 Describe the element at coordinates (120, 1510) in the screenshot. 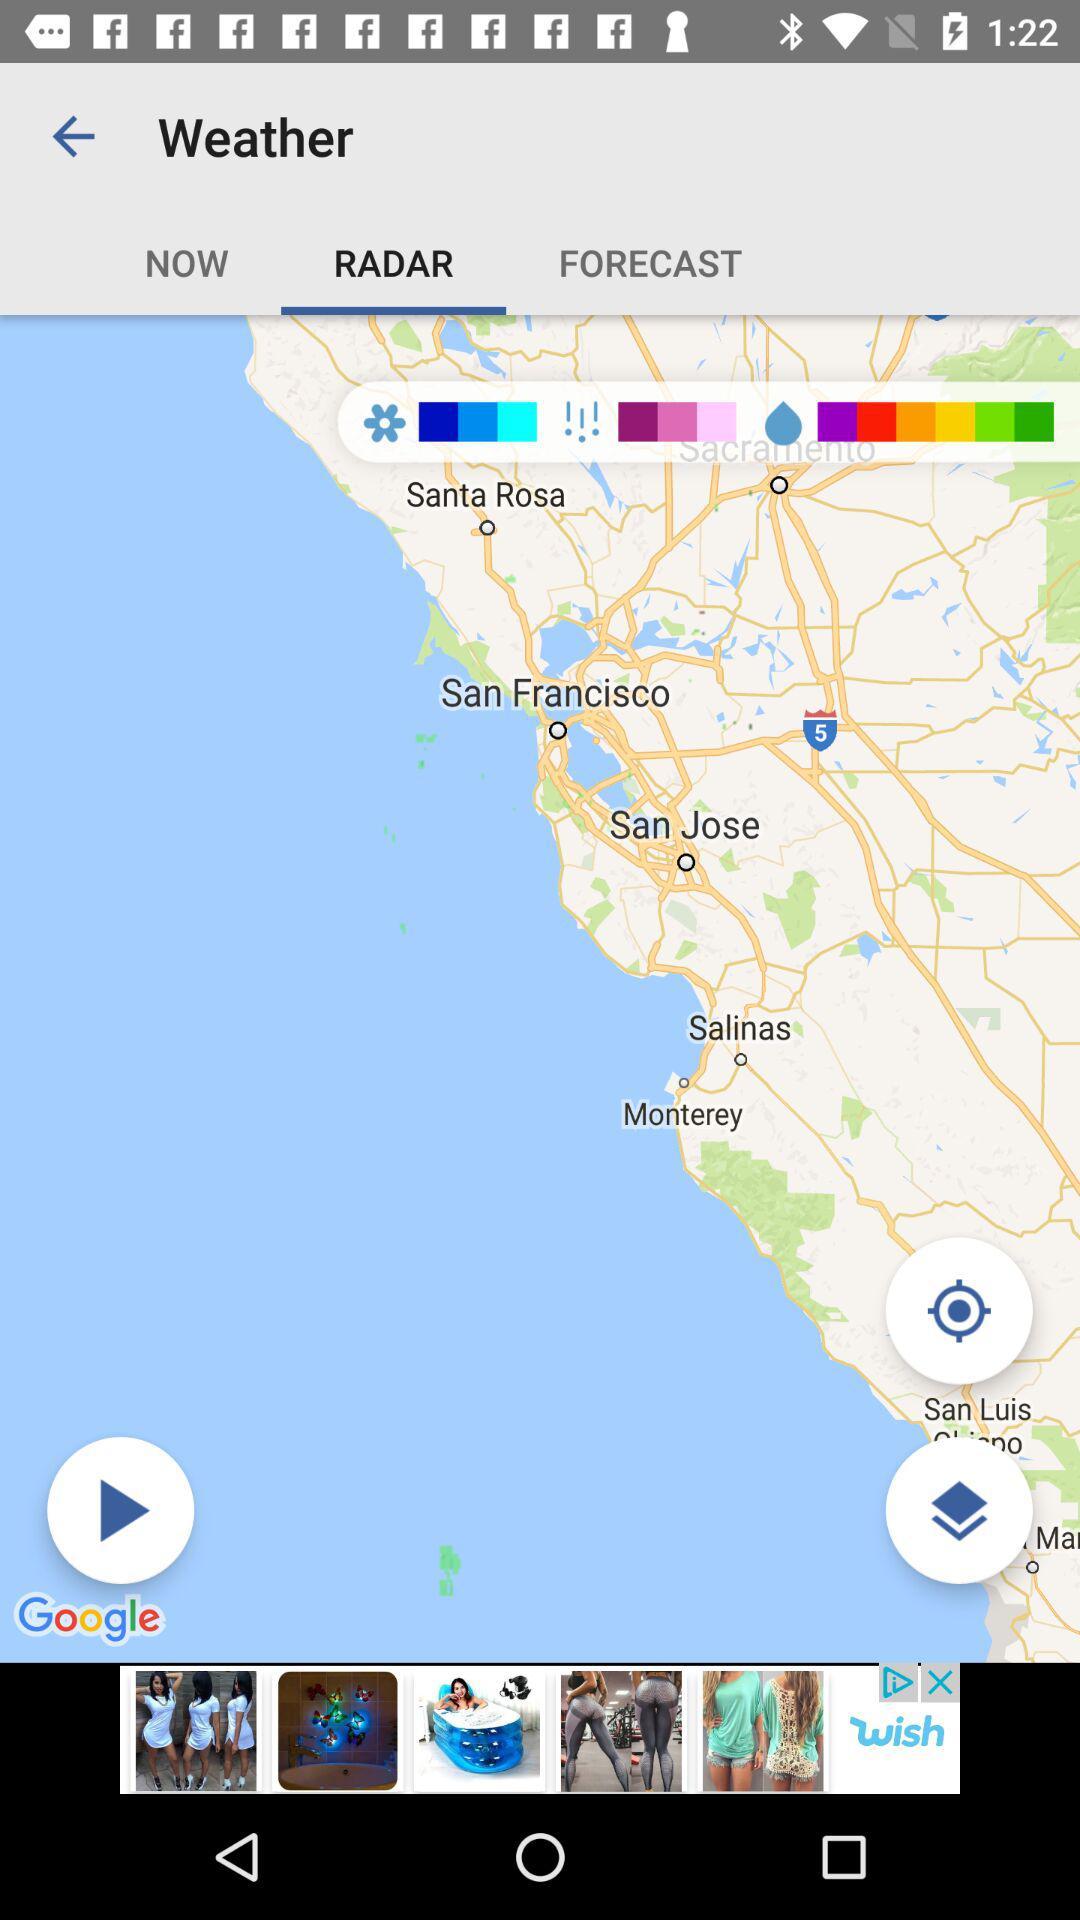

I see `video play button` at that location.